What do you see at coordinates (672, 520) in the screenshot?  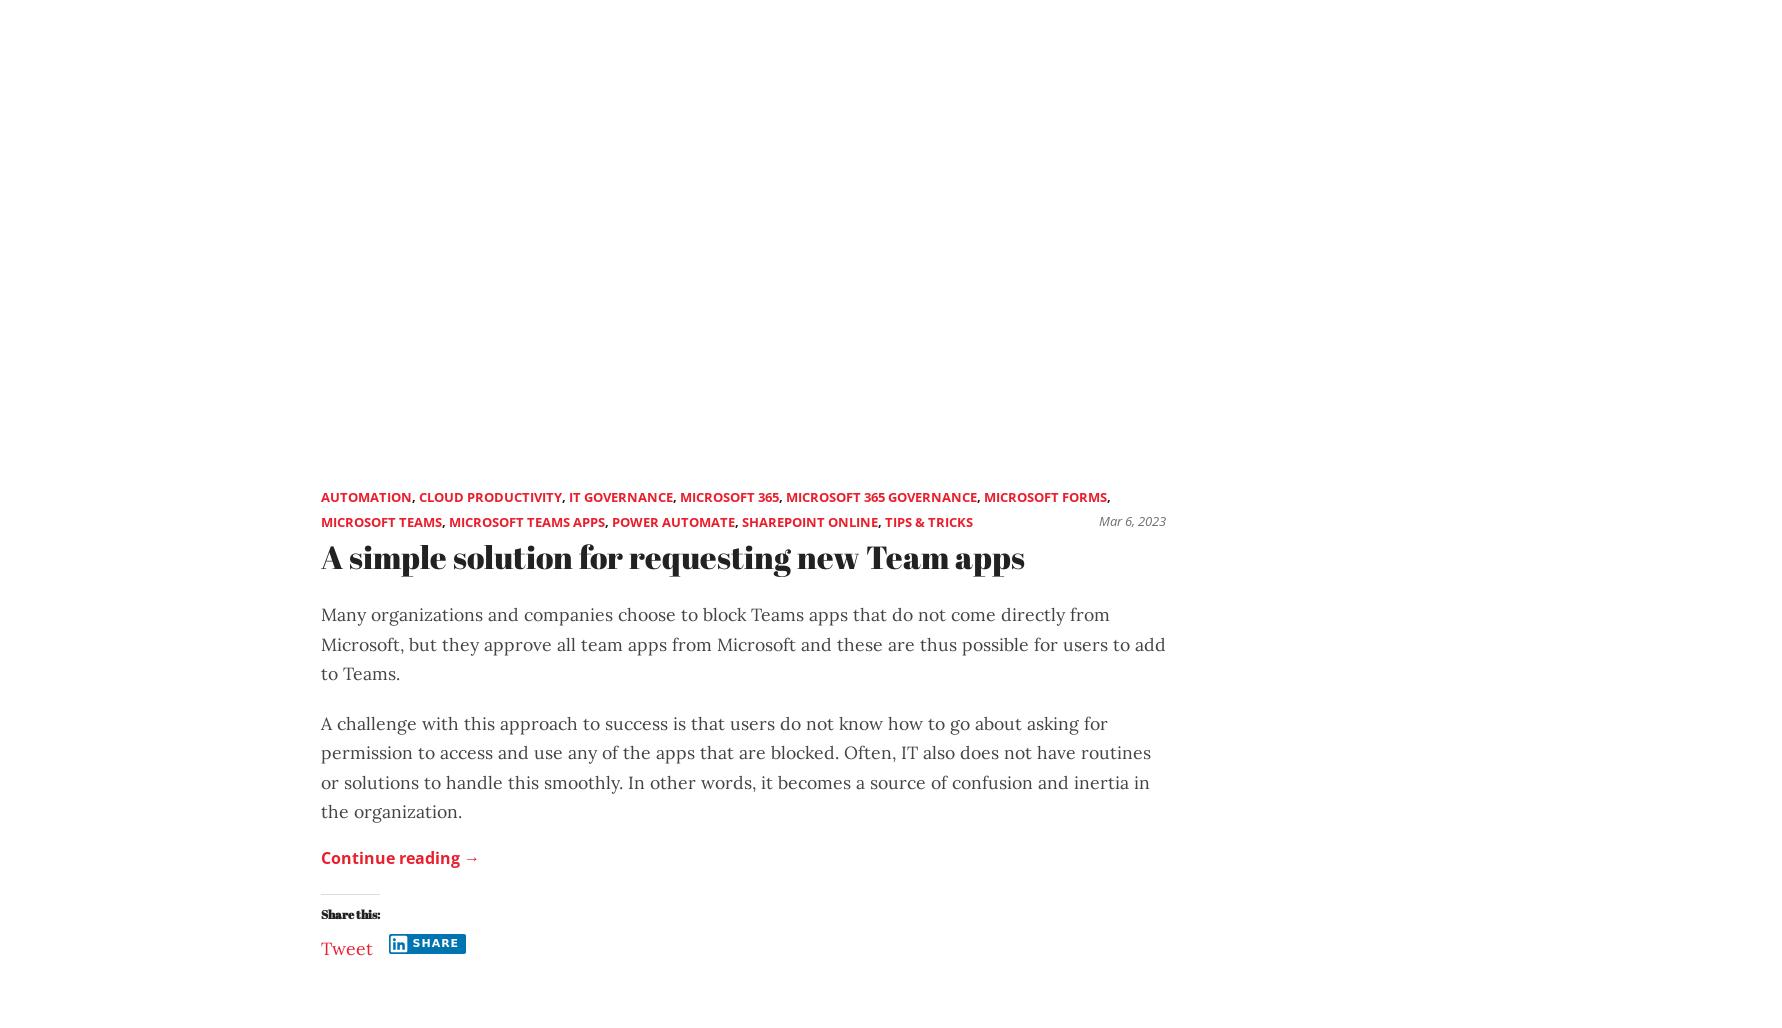 I see `'Power Automate'` at bounding box center [672, 520].